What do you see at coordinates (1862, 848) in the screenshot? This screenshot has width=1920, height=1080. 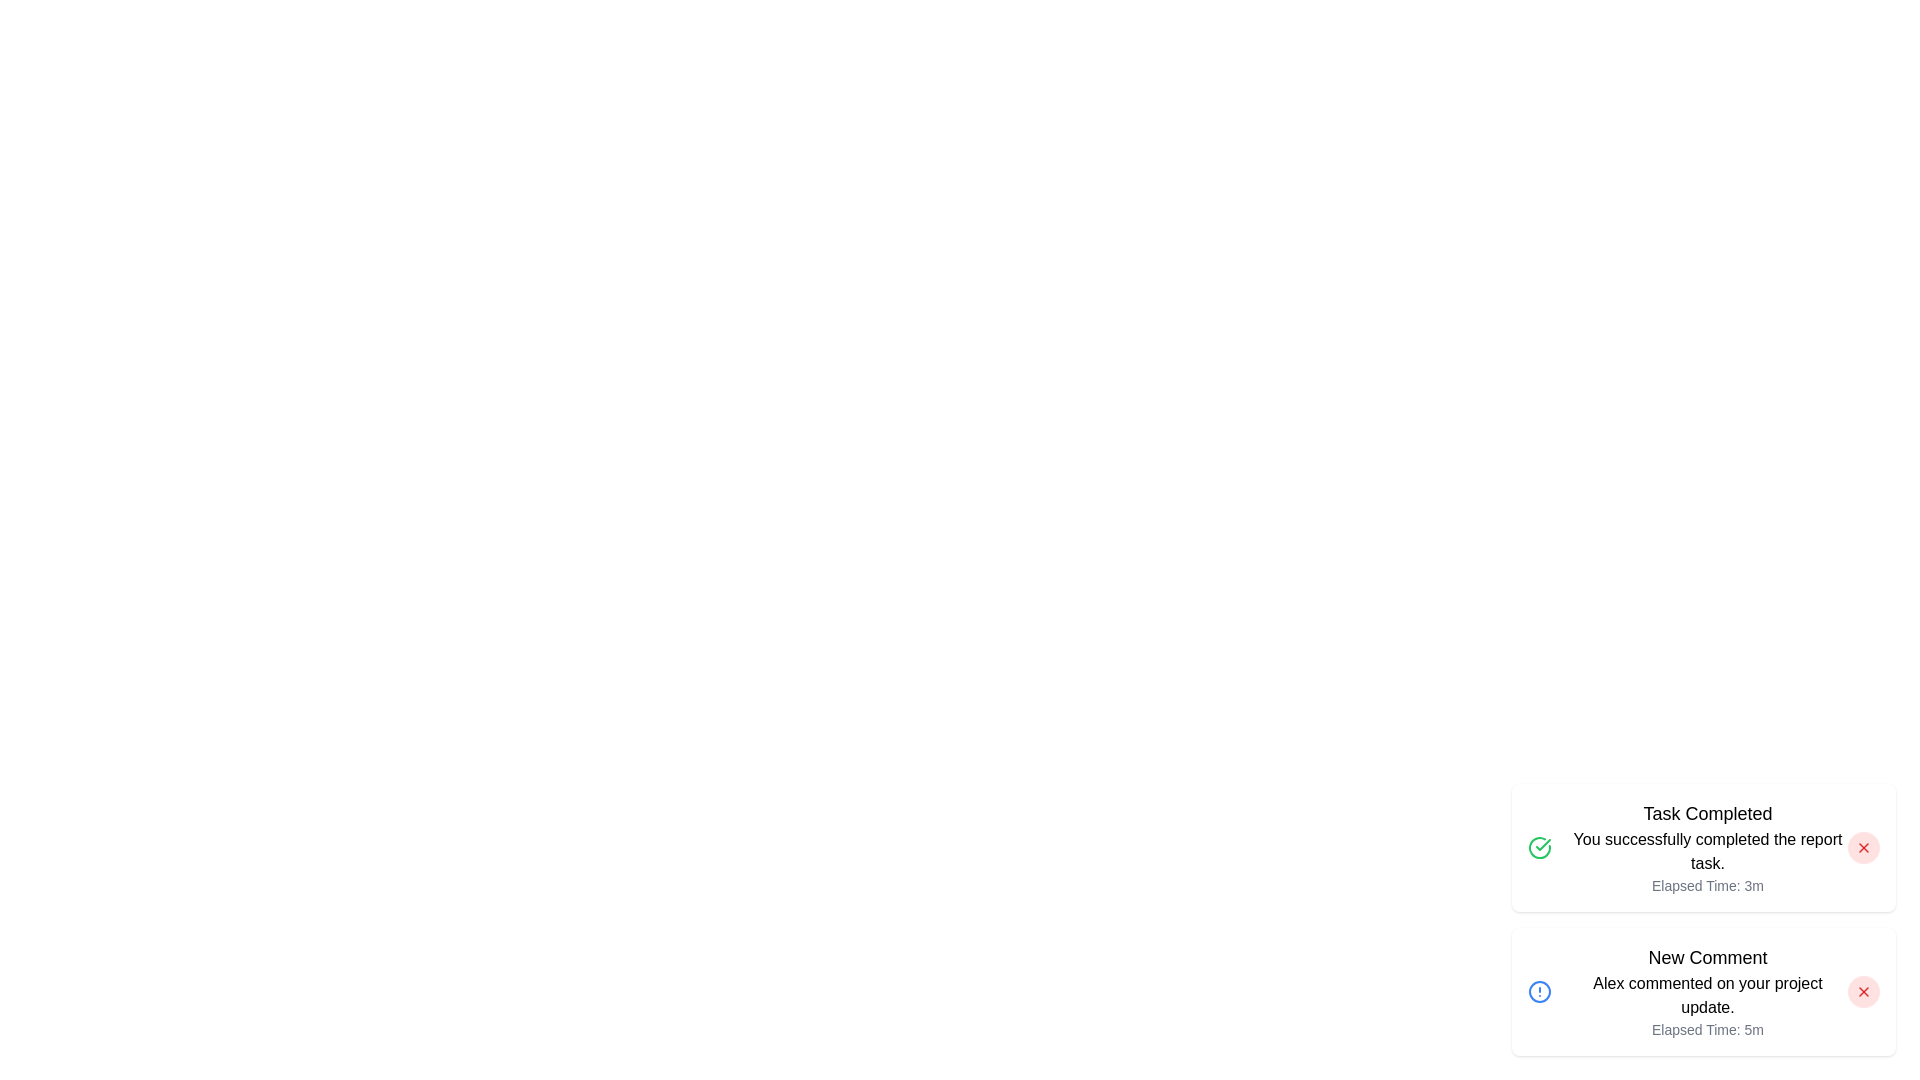 I see `the close button of the first notification` at bounding box center [1862, 848].